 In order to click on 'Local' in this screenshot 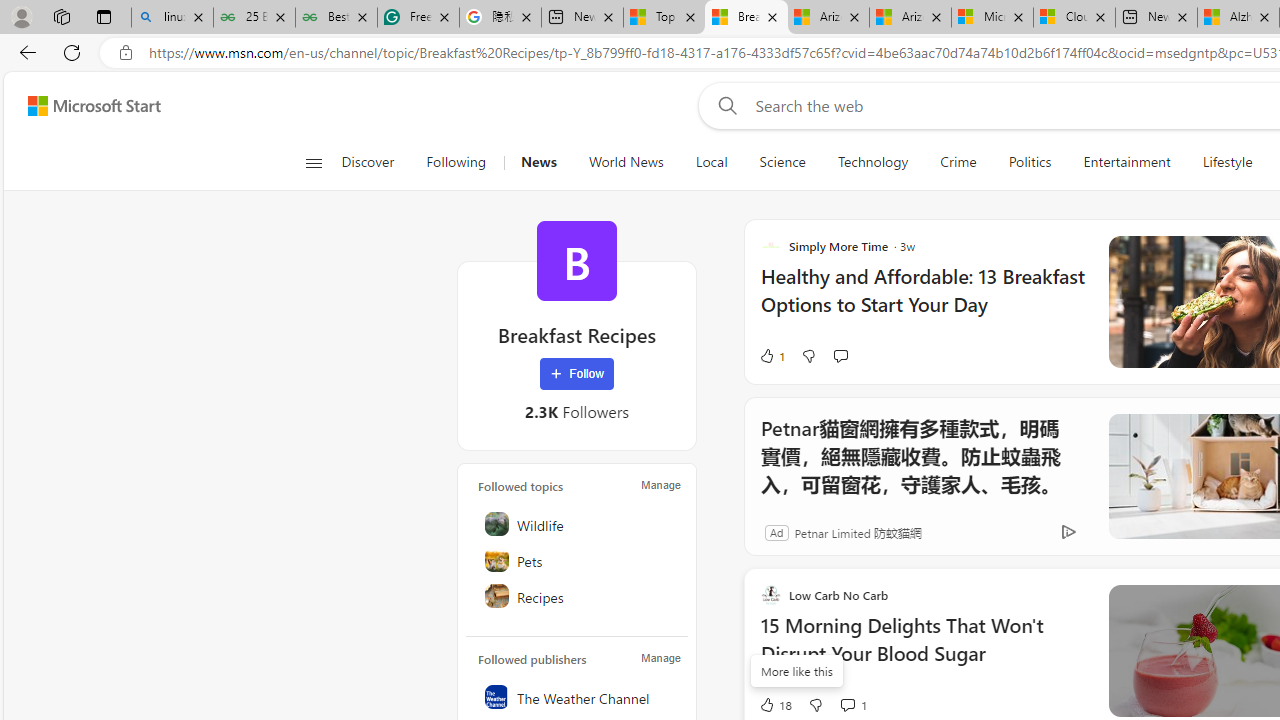, I will do `click(711, 162)`.